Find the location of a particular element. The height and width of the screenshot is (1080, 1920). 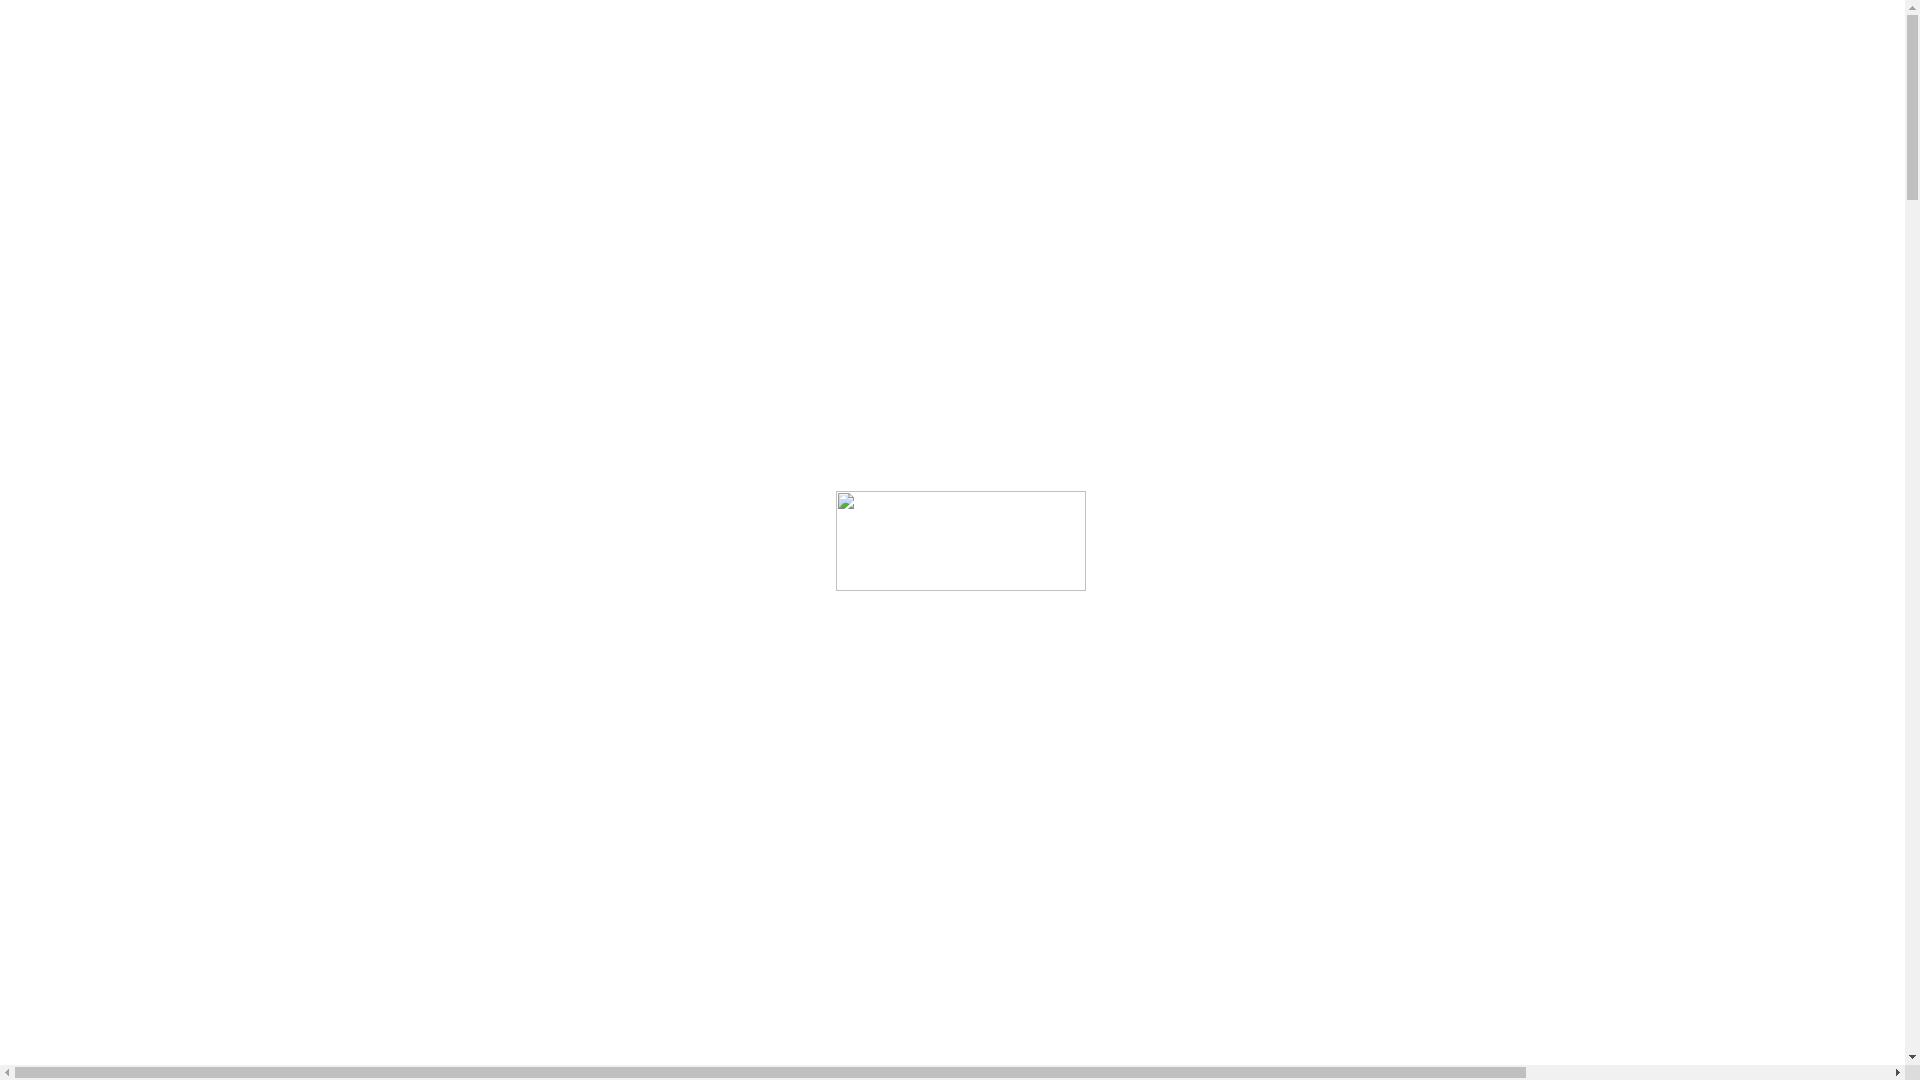

'EN' is located at coordinates (68, 221).